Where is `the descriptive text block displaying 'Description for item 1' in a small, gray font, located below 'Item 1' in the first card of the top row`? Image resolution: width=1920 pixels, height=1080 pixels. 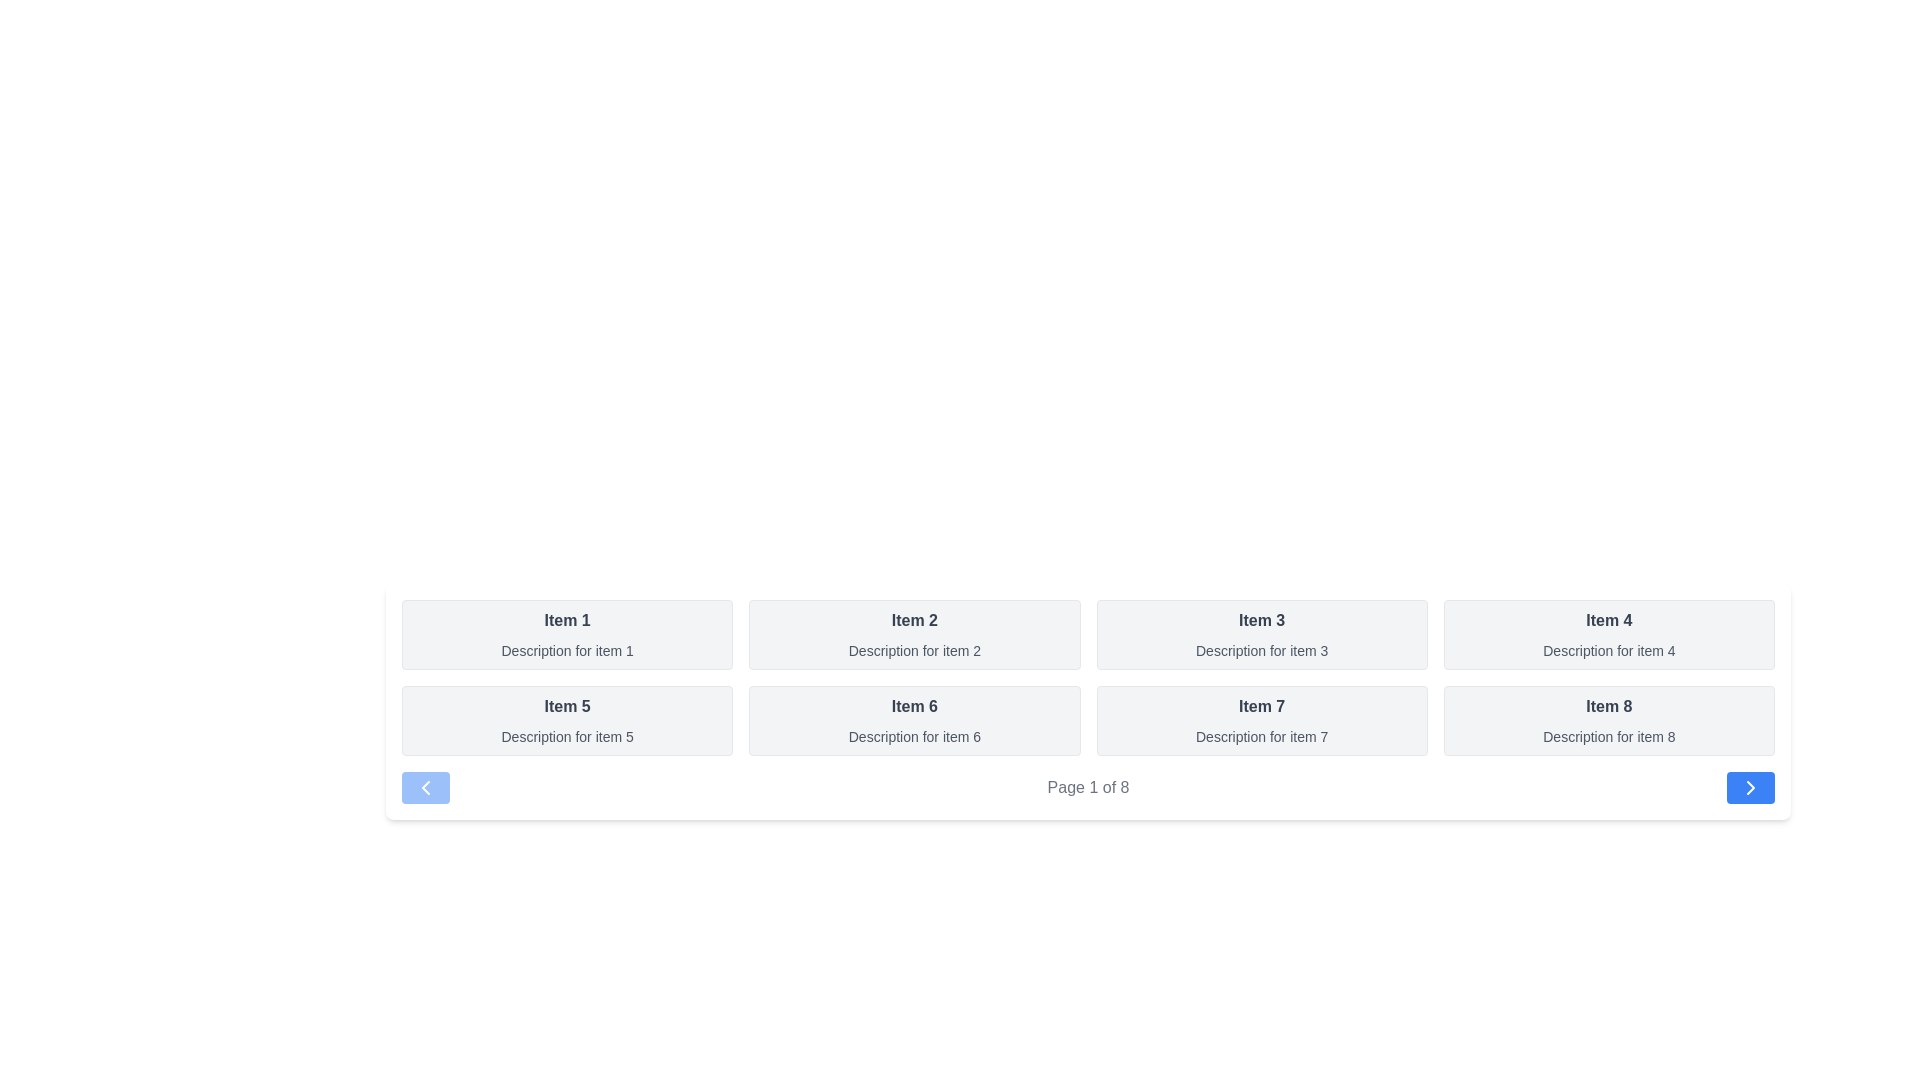
the descriptive text block displaying 'Description for item 1' in a small, gray font, located below 'Item 1' in the first card of the top row is located at coordinates (566, 651).